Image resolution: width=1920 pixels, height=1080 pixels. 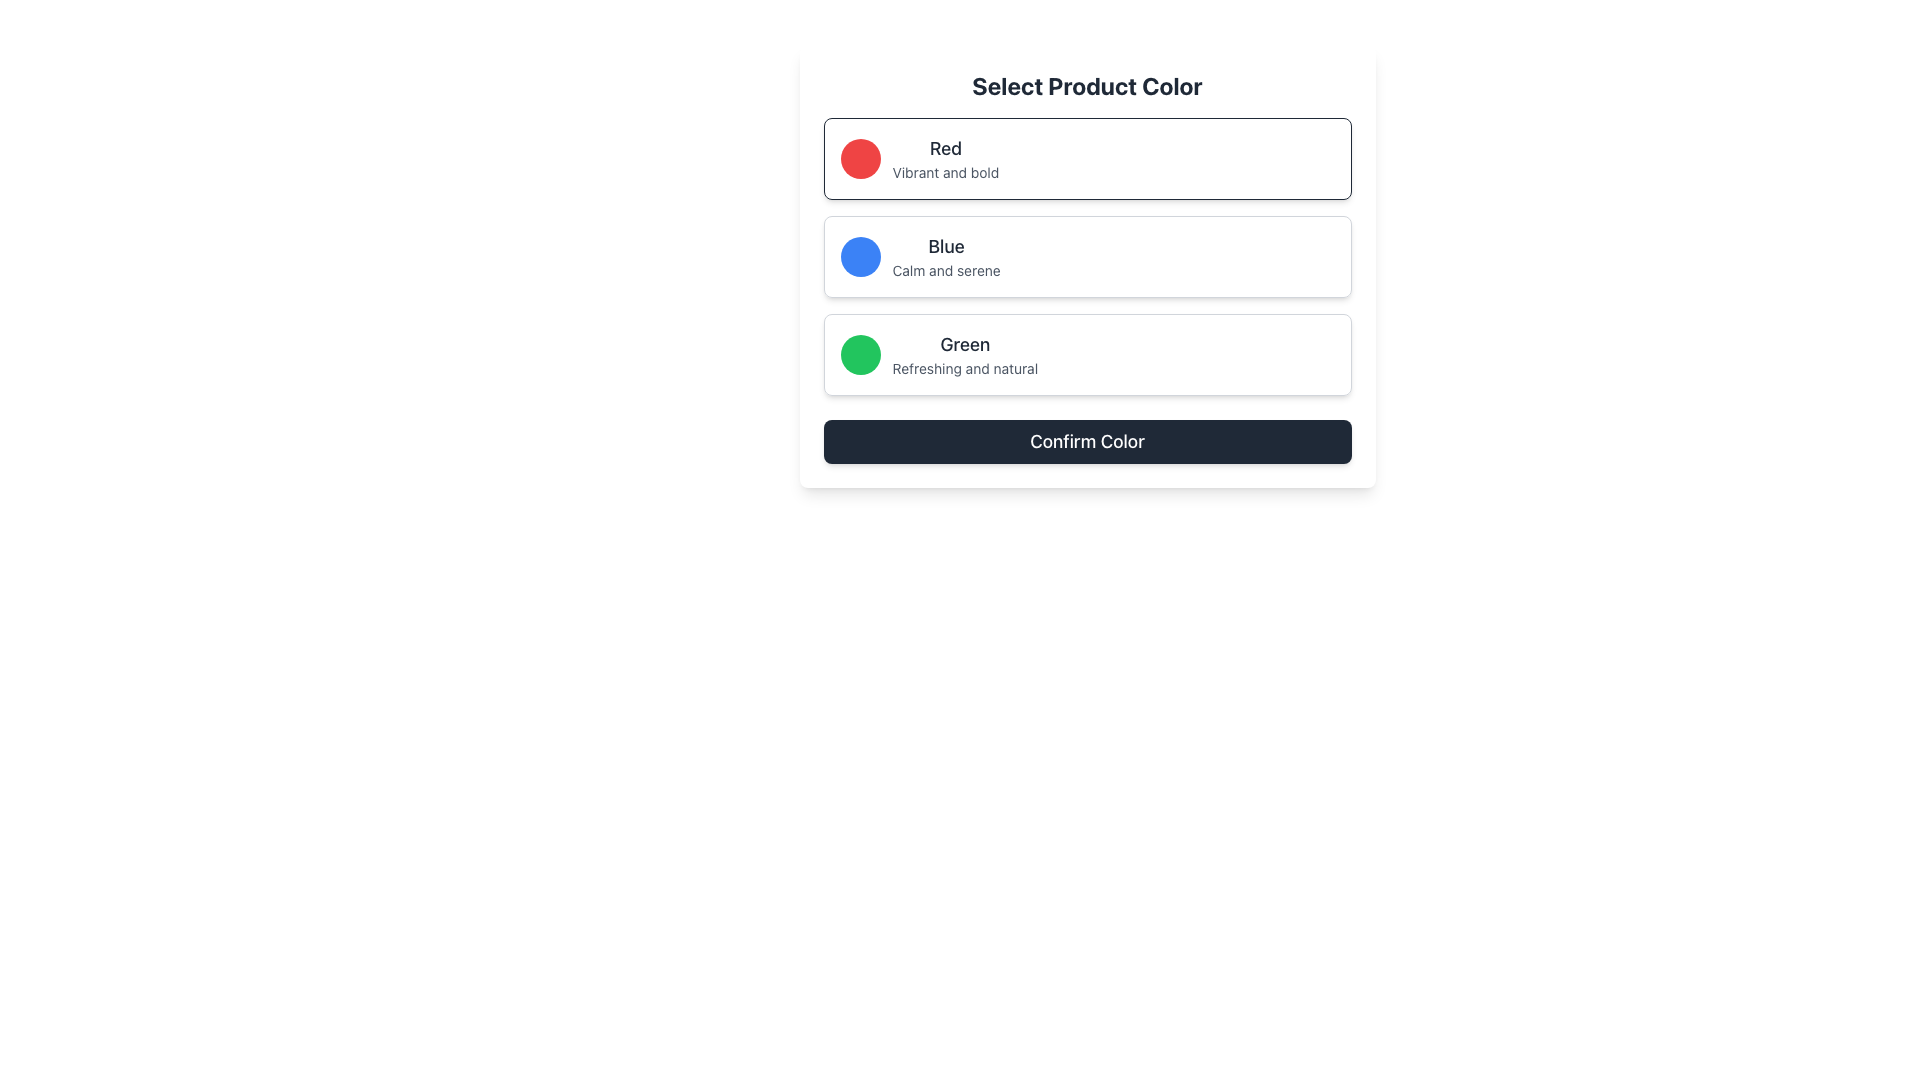 I want to click on the Text Label providing additional information for the 'Blue' color option, located beneath the 'Blue' text in the selection interface, so click(x=945, y=270).